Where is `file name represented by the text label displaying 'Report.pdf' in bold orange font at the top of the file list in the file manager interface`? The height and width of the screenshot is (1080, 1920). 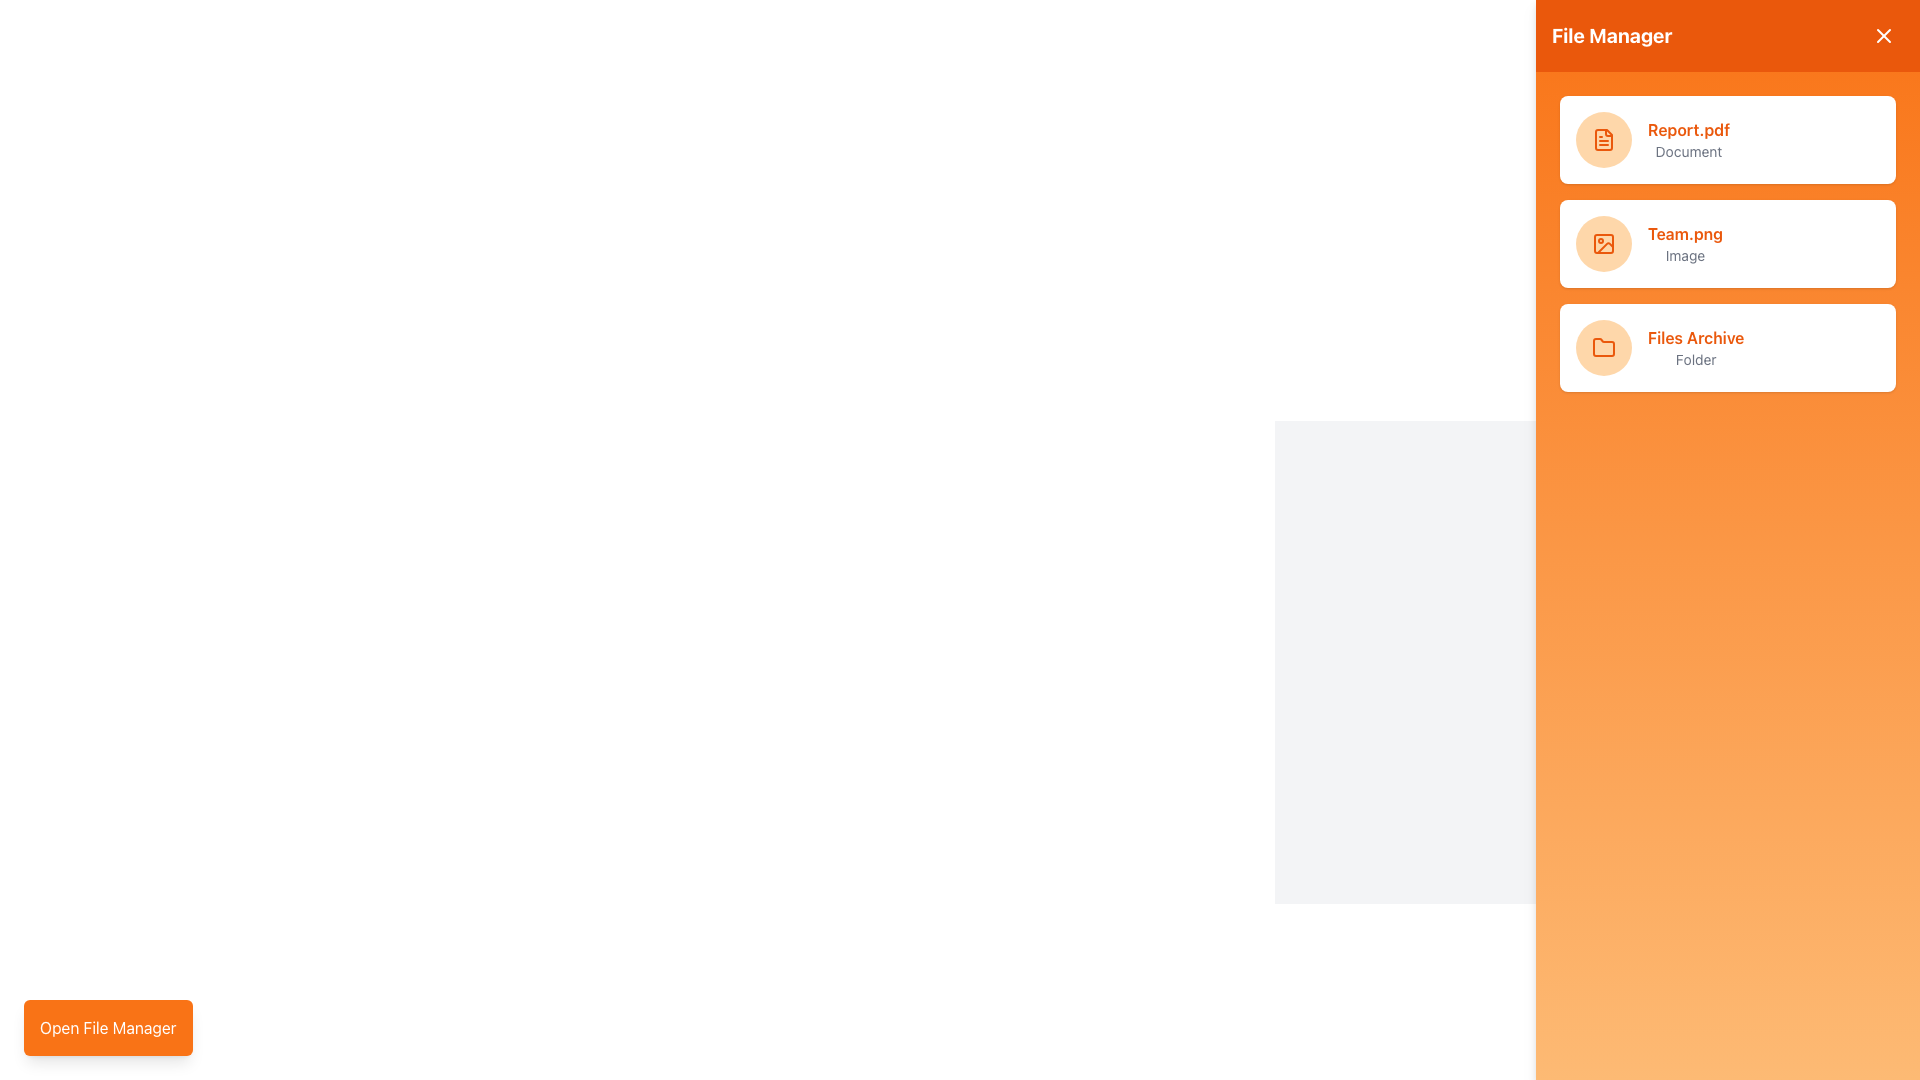
file name represented by the text label displaying 'Report.pdf' in bold orange font at the top of the file list in the file manager interface is located at coordinates (1688, 130).